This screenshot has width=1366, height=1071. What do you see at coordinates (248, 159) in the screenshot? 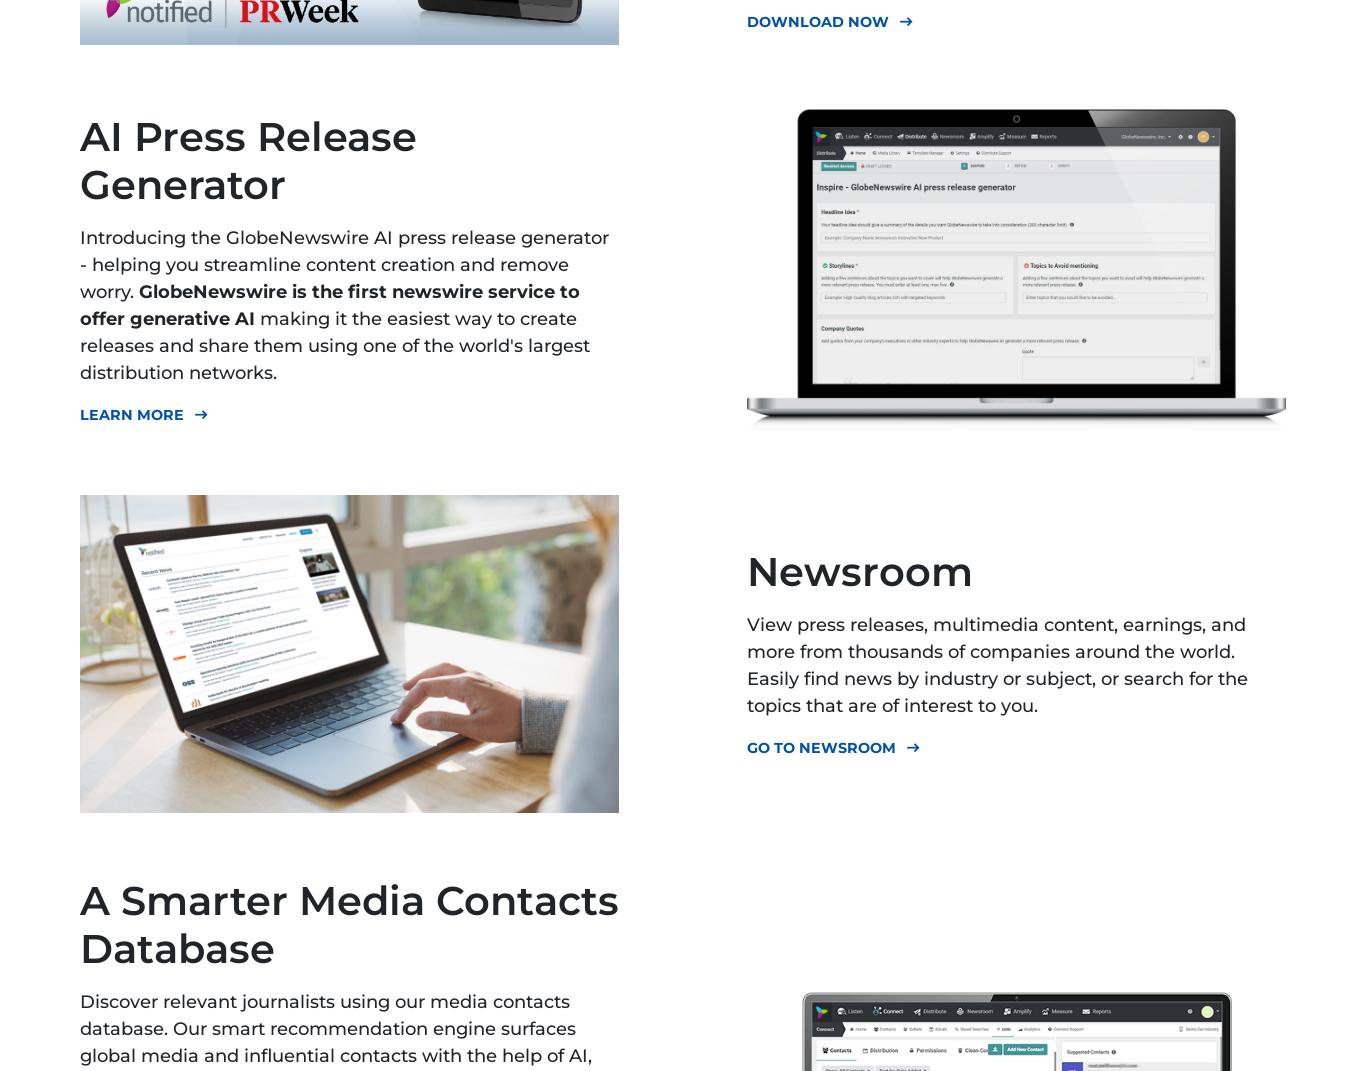
I see `'AI Press Release Generator'` at bounding box center [248, 159].